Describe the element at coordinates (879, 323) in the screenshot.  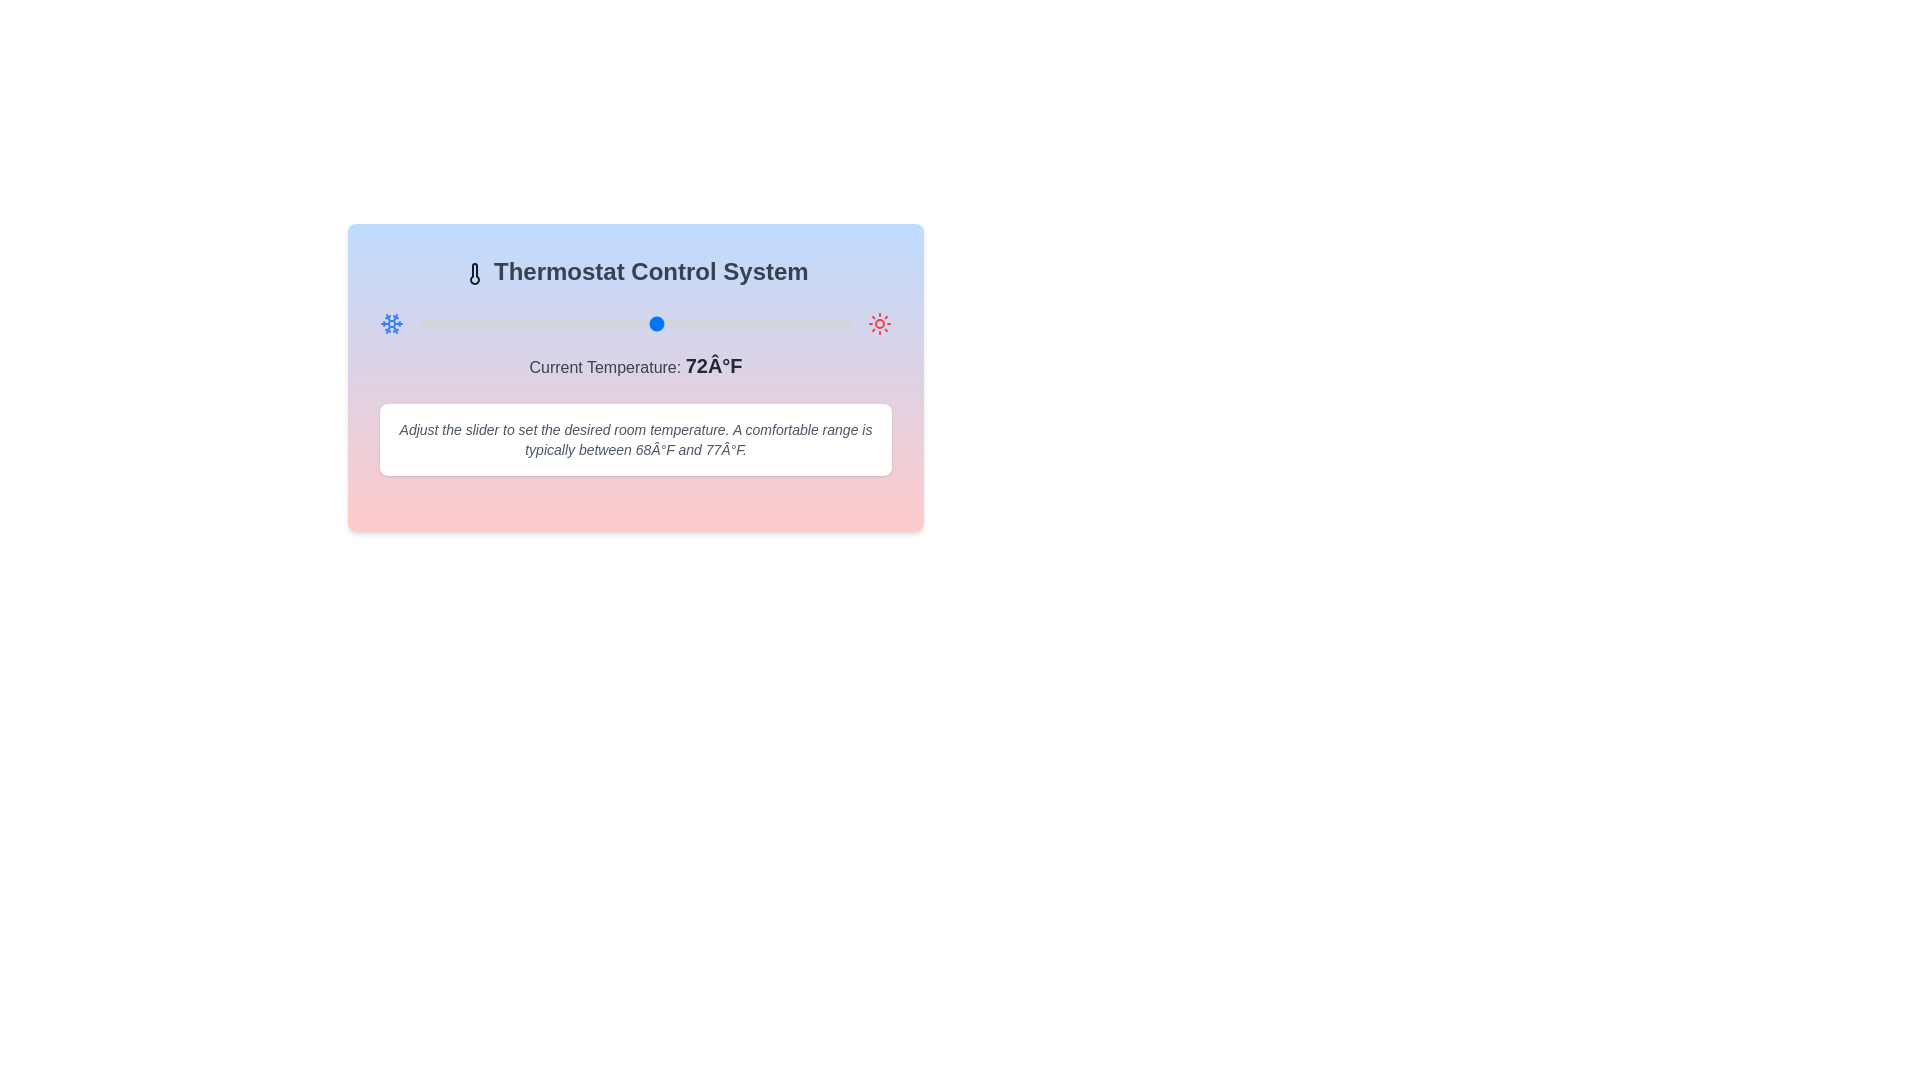
I see `the sun icon in the thermostat controller` at that location.